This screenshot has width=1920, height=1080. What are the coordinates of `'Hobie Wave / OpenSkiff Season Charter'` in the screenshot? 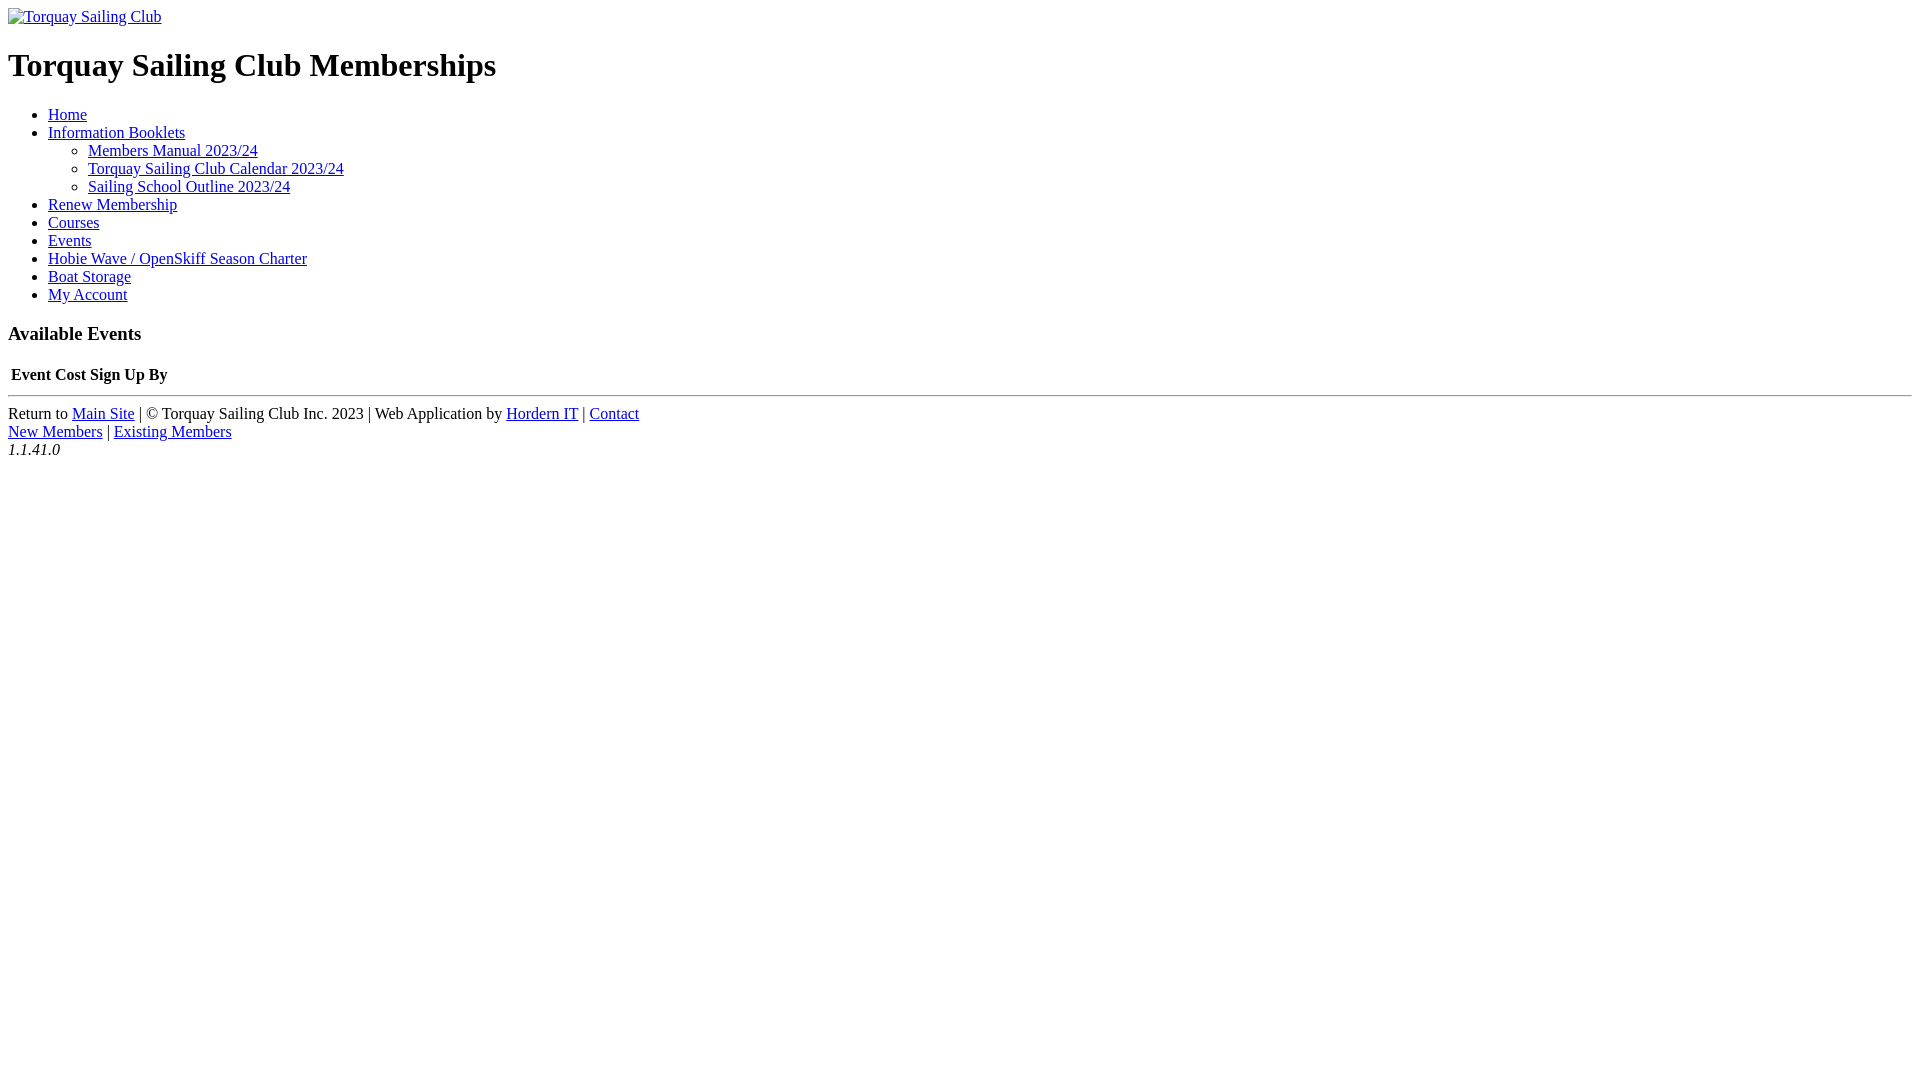 It's located at (177, 257).